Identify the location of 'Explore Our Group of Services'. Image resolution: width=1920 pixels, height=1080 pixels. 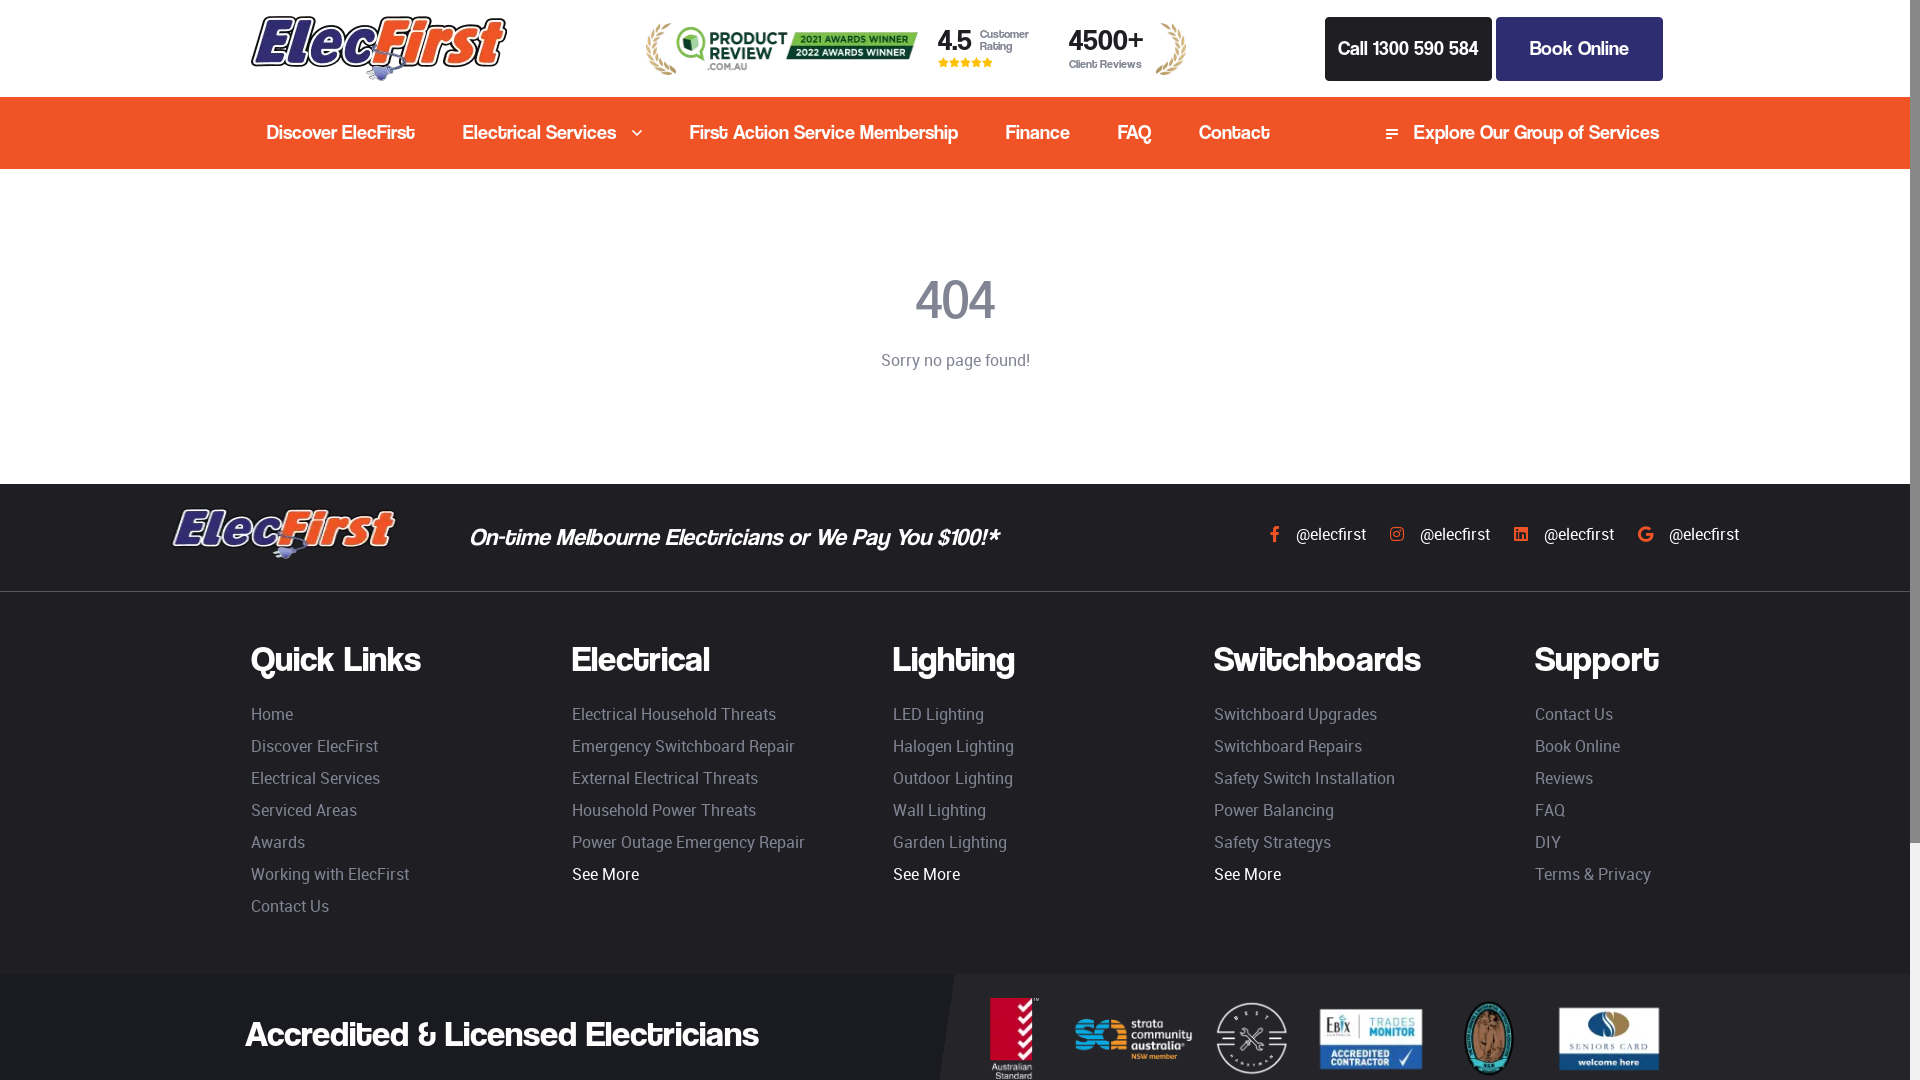
(1521, 132).